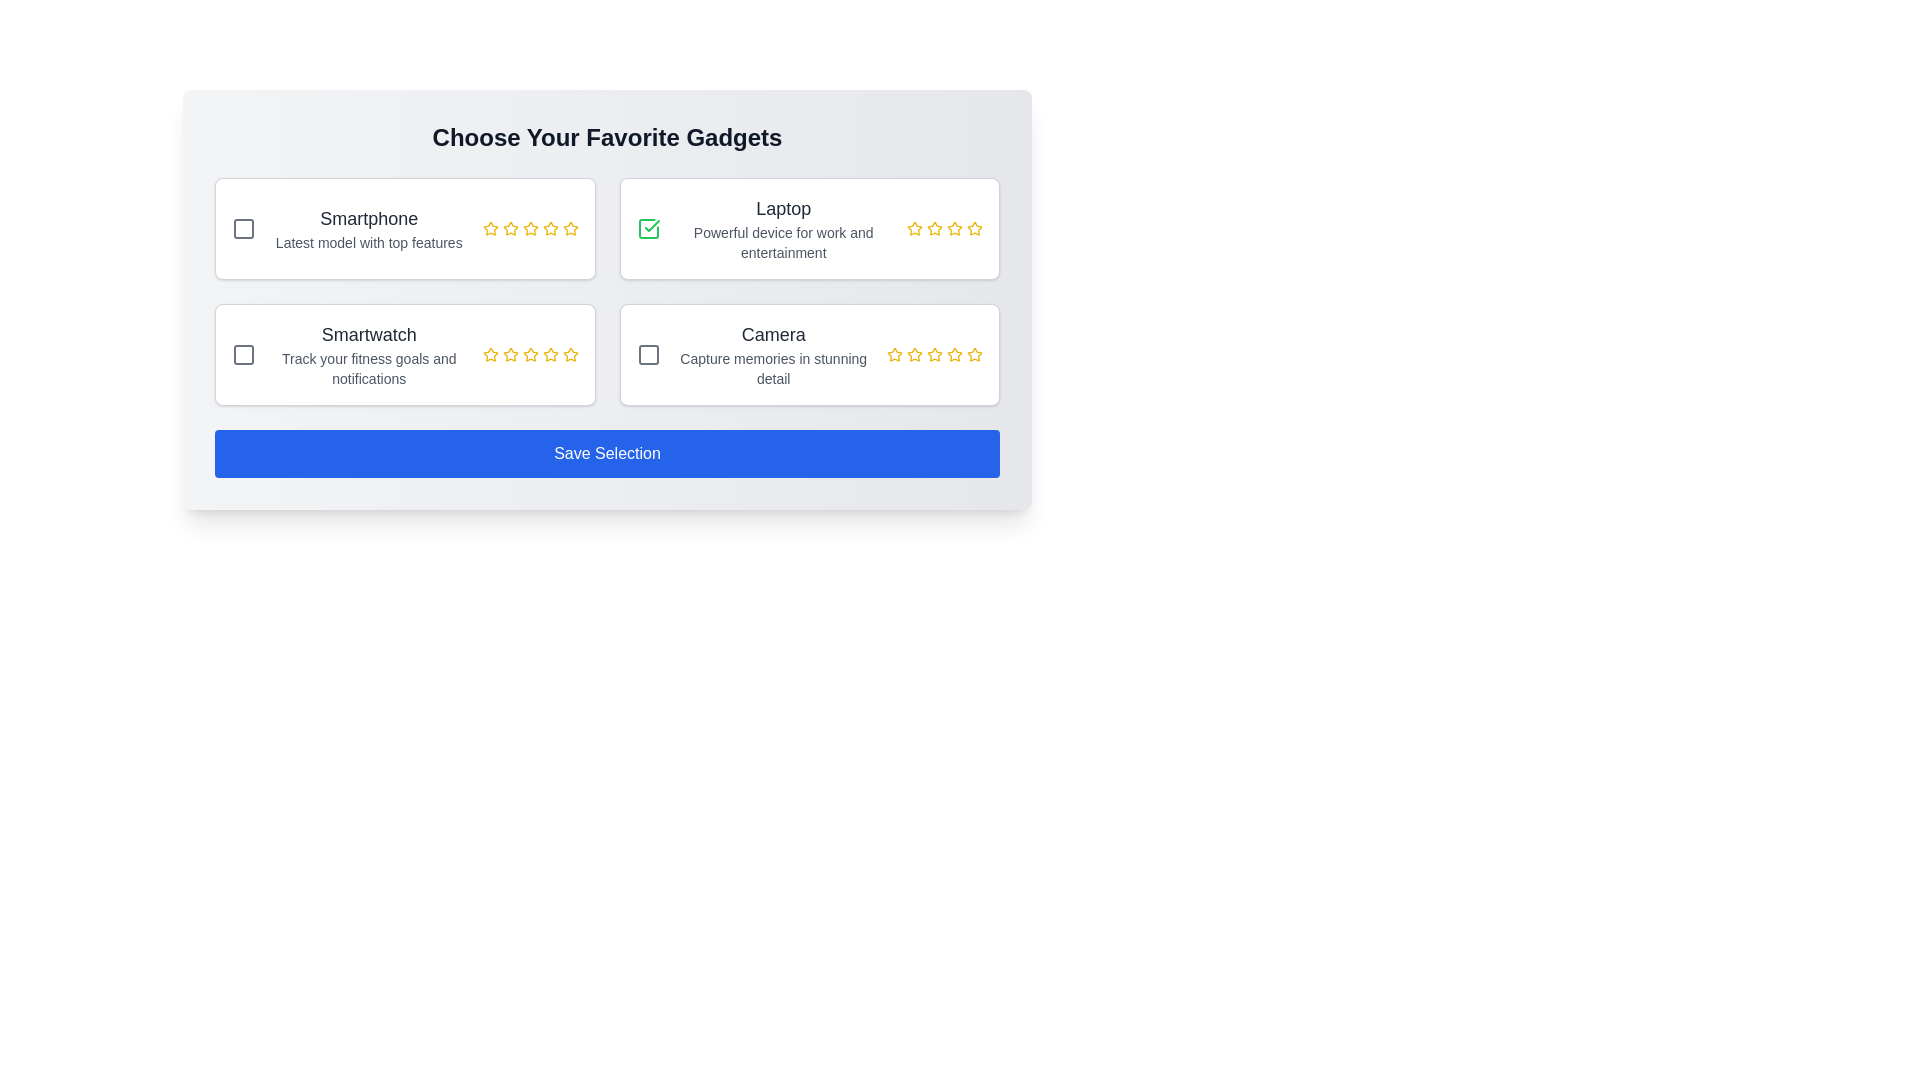  Describe the element at coordinates (369, 242) in the screenshot. I see `static text label that contains the description 'Latest model with top features', which is styled in gray and located beneath the header 'Smartphone'` at that location.